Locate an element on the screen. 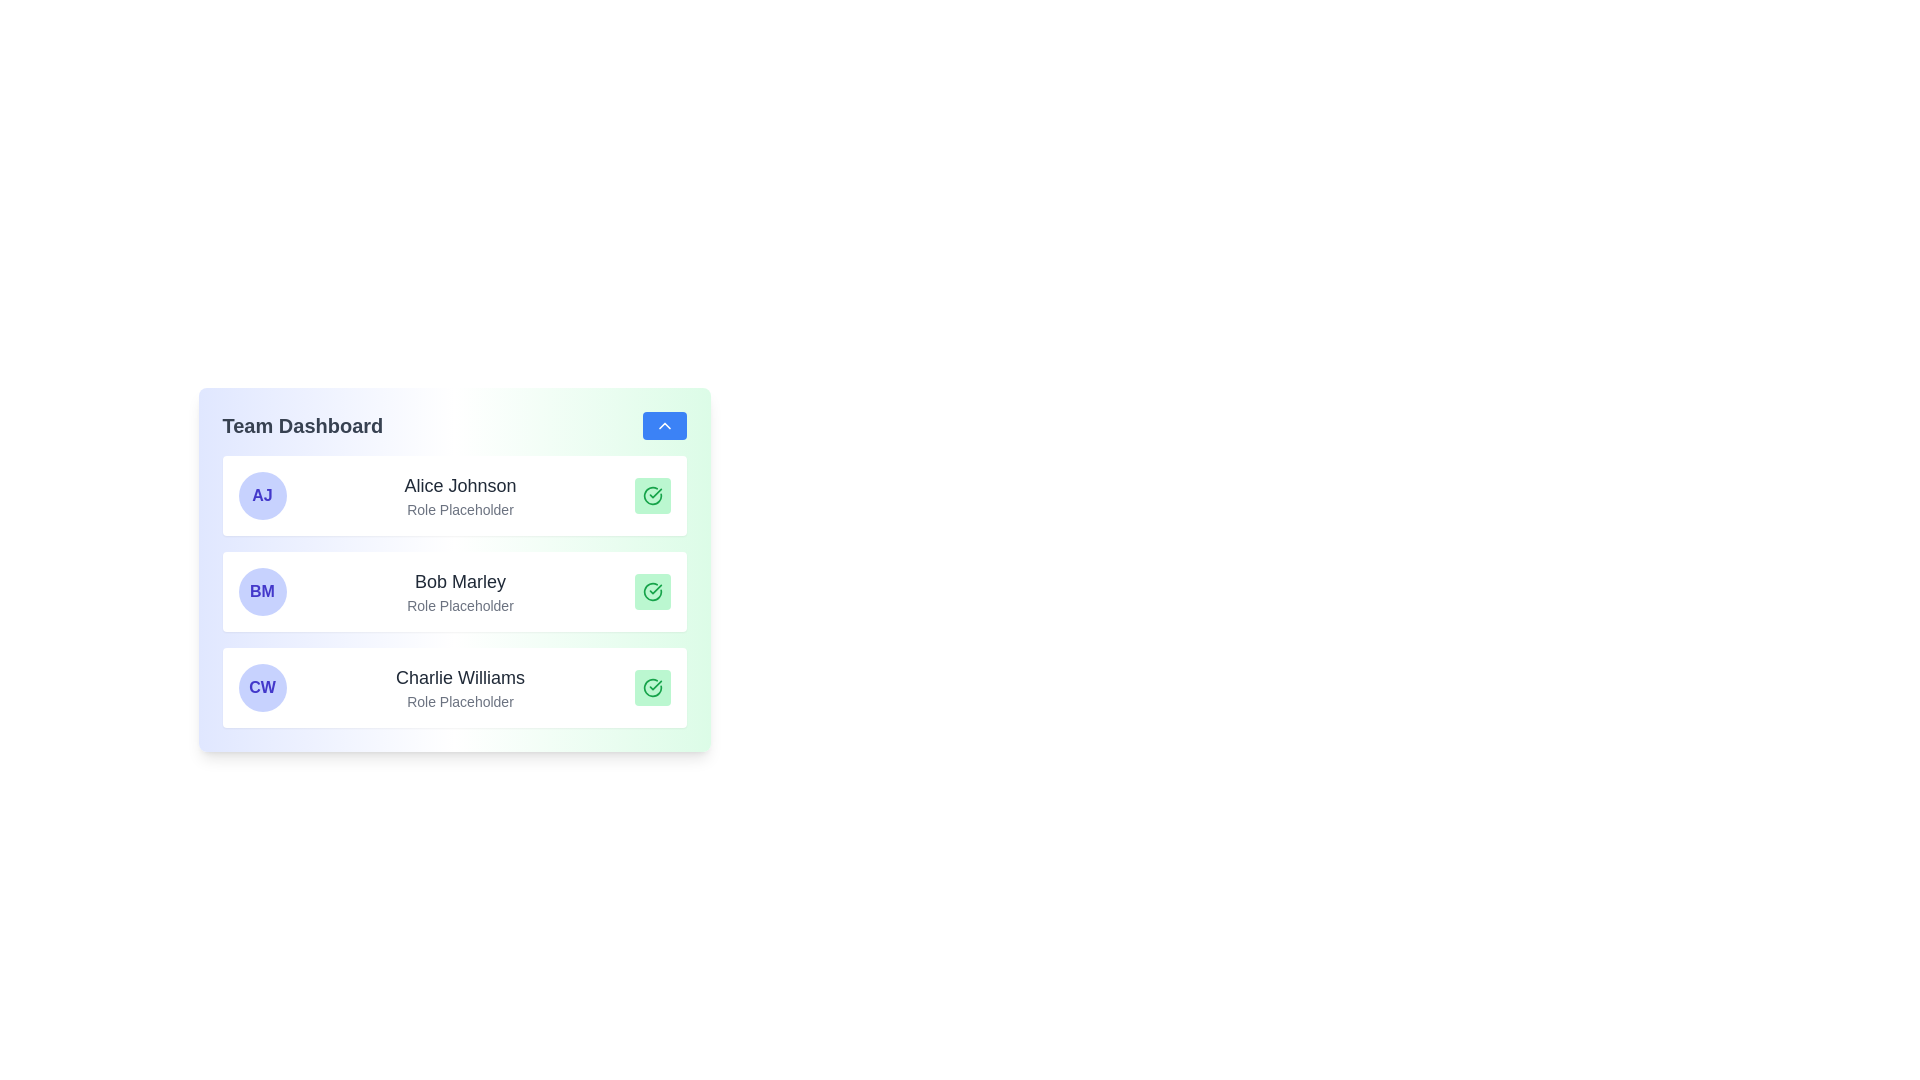 The image size is (1920, 1080). the text block displaying the user's name and role, located in the third row of the team member list, between 'Bob Marley' and the green checkmark button is located at coordinates (459, 686).